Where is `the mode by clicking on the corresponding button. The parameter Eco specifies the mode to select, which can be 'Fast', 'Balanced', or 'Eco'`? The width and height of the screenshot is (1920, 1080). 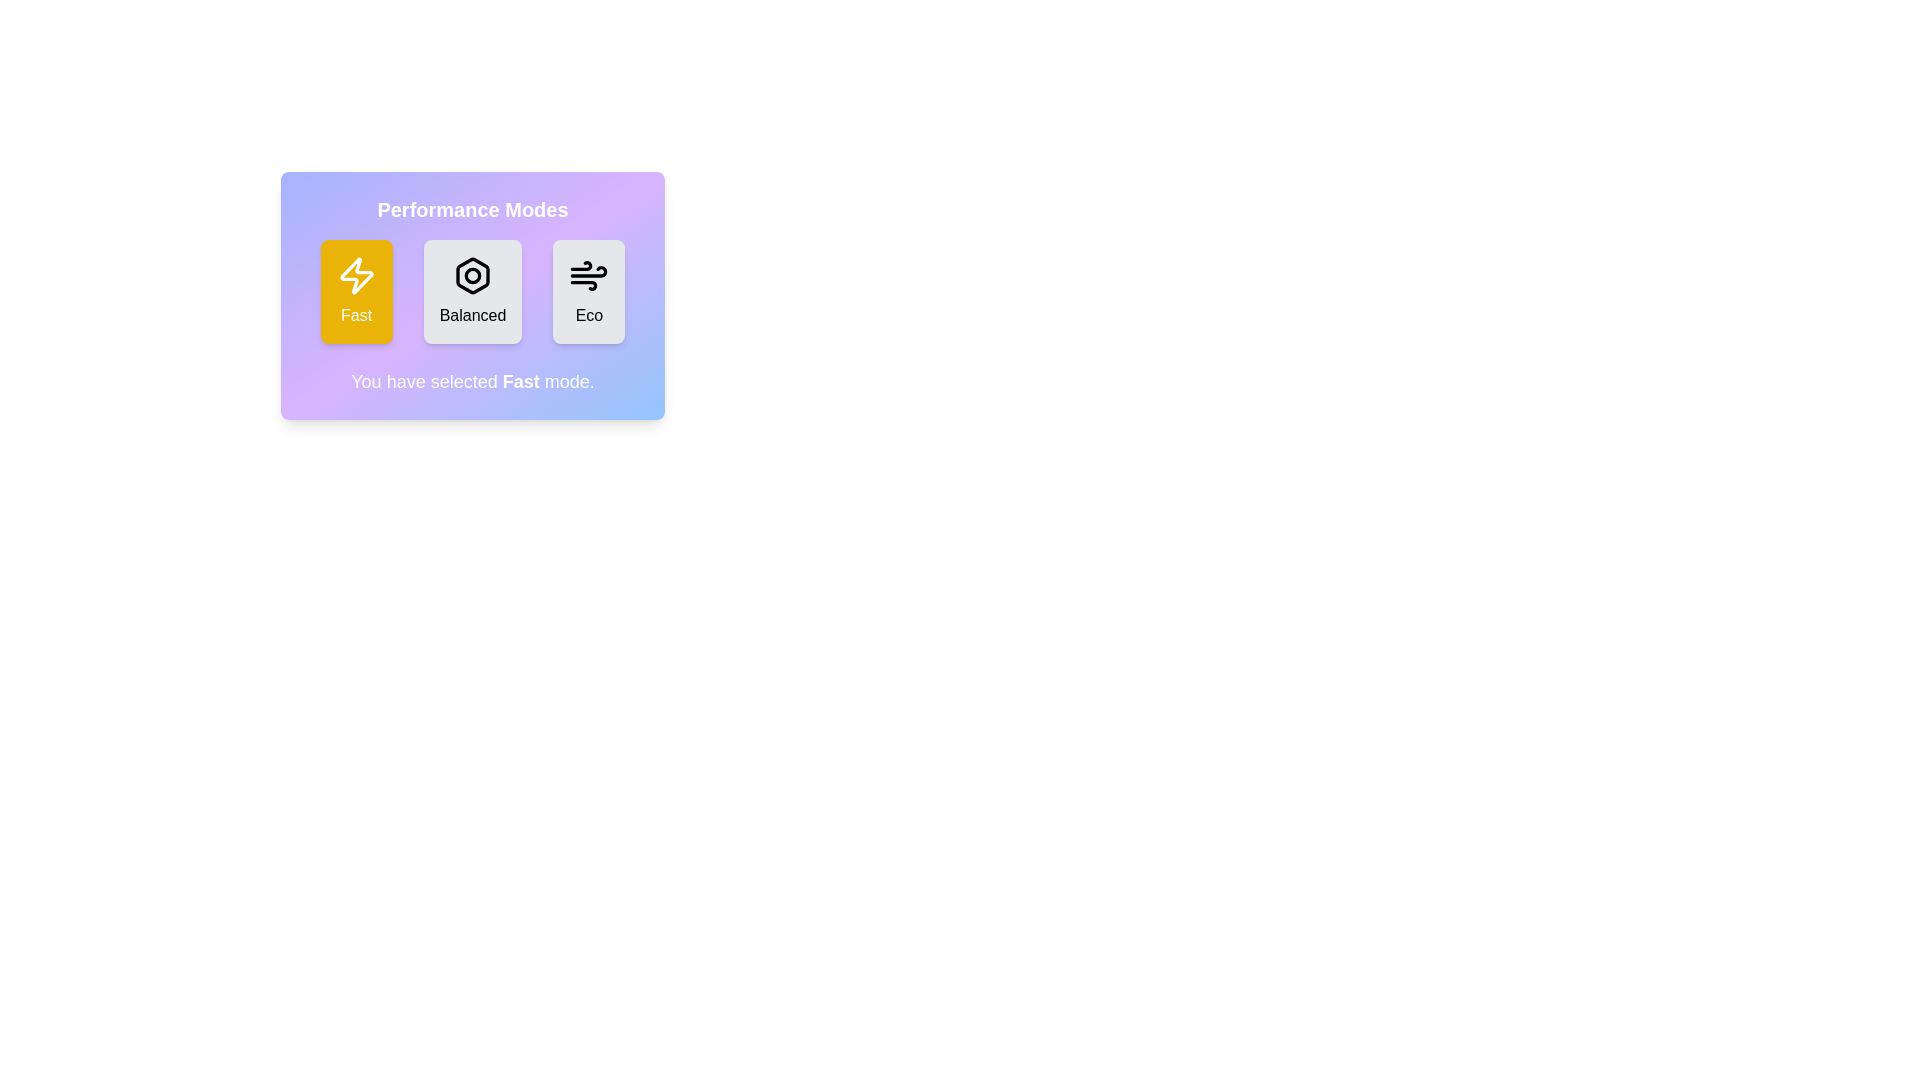
the mode by clicking on the corresponding button. The parameter Eco specifies the mode to select, which can be 'Fast', 'Balanced', or 'Eco' is located at coordinates (588, 292).